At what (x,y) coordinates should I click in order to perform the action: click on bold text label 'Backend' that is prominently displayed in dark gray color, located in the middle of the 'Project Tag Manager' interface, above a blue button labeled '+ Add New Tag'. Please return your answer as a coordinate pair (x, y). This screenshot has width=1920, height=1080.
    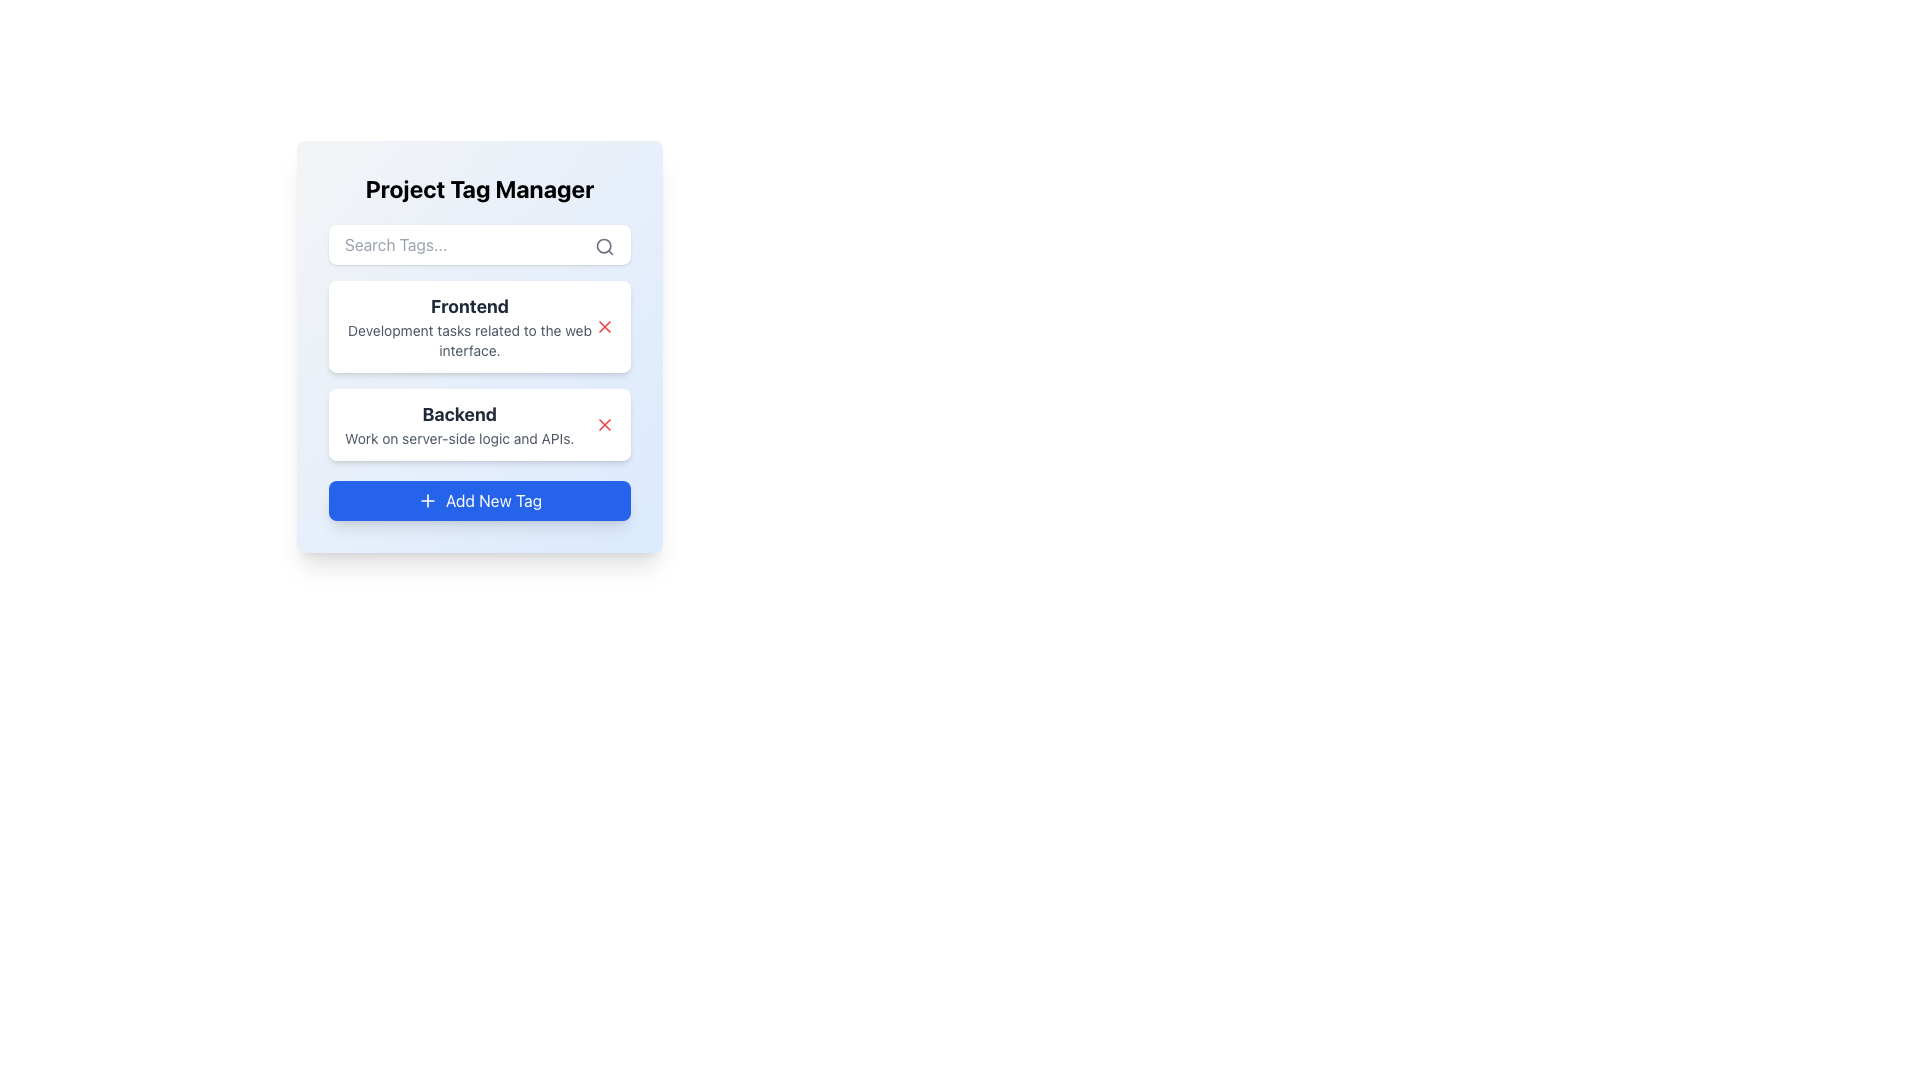
    Looking at the image, I should click on (458, 414).